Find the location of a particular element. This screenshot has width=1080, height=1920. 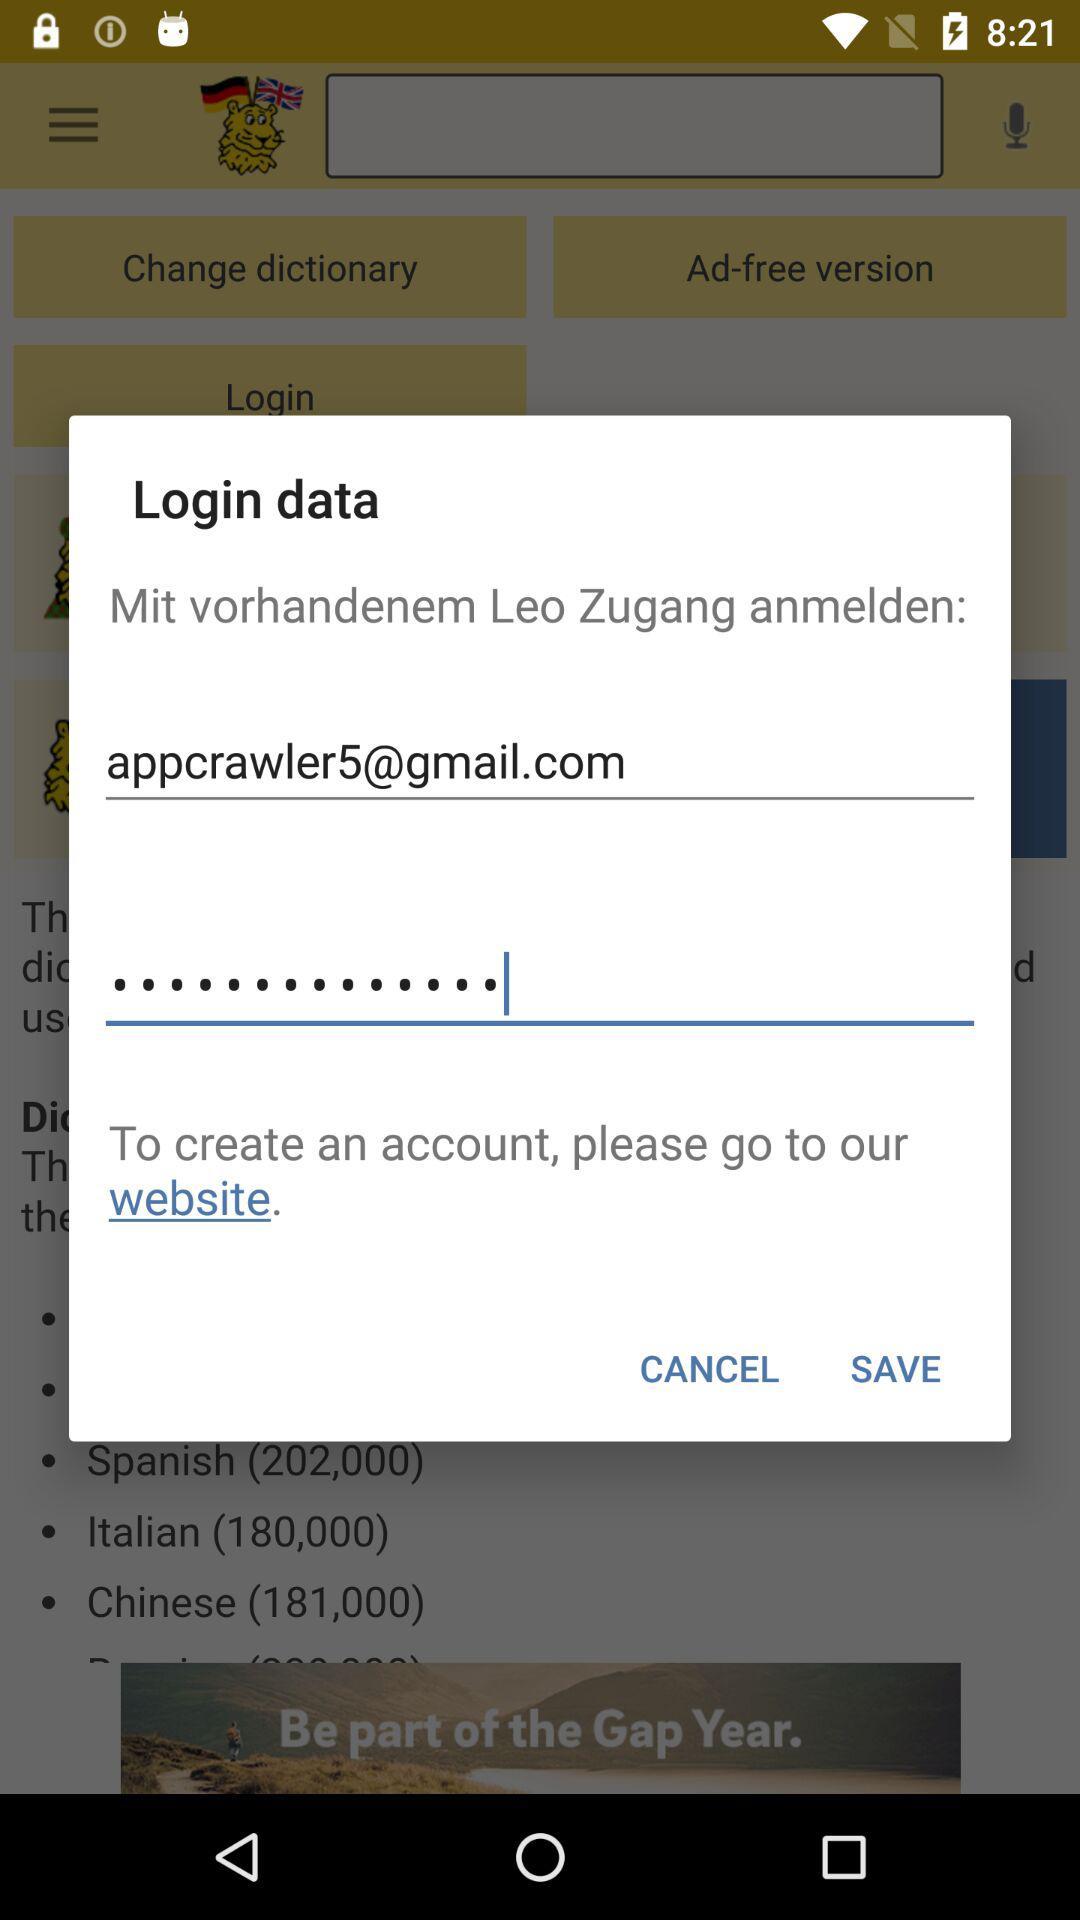

item next to cancel item is located at coordinates (894, 1367).